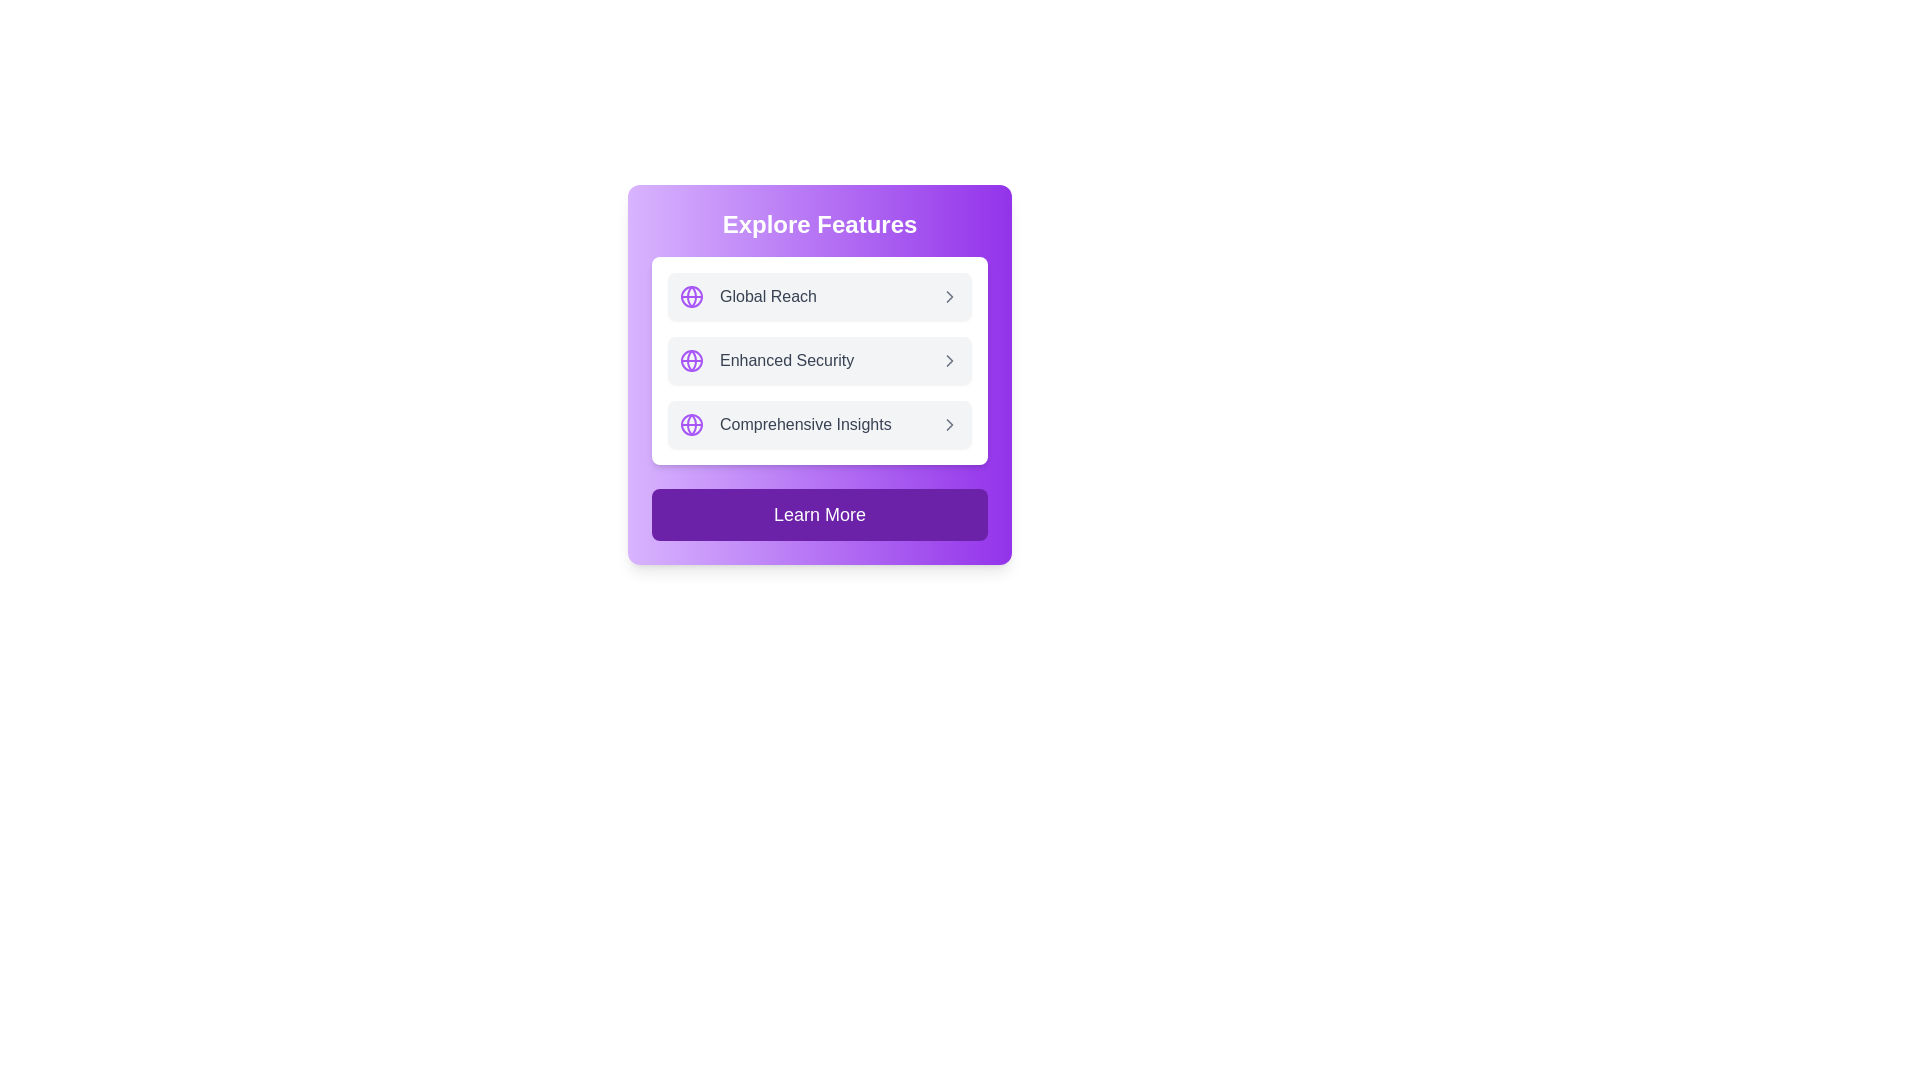 The width and height of the screenshot is (1920, 1080). What do you see at coordinates (949, 423) in the screenshot?
I see `the chevron icon located at the far-right position of the 'Comprehensive Insights' list item` at bounding box center [949, 423].